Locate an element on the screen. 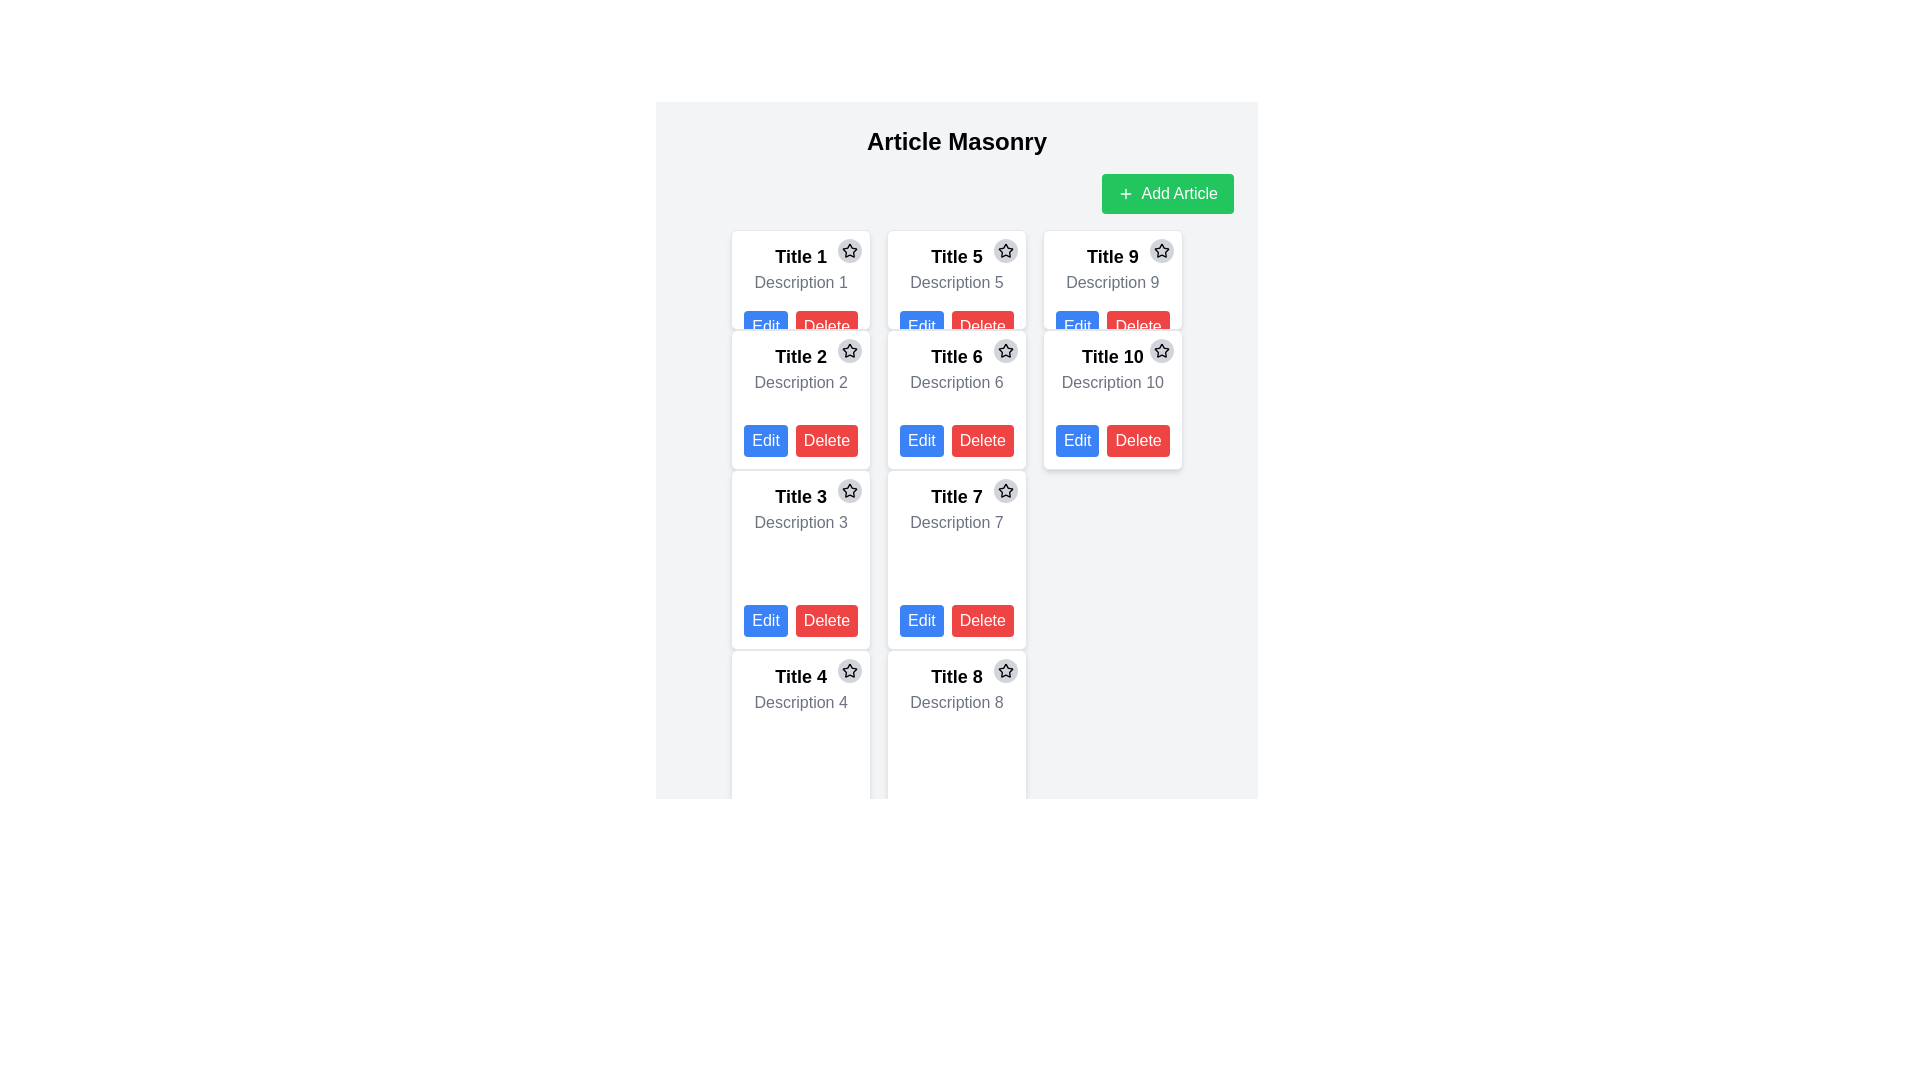 The width and height of the screenshot is (1920, 1080). the Delete button, styled in red with white text, located within the interactive button group at the bottom of the card for 'Title 9' is located at coordinates (1111, 326).